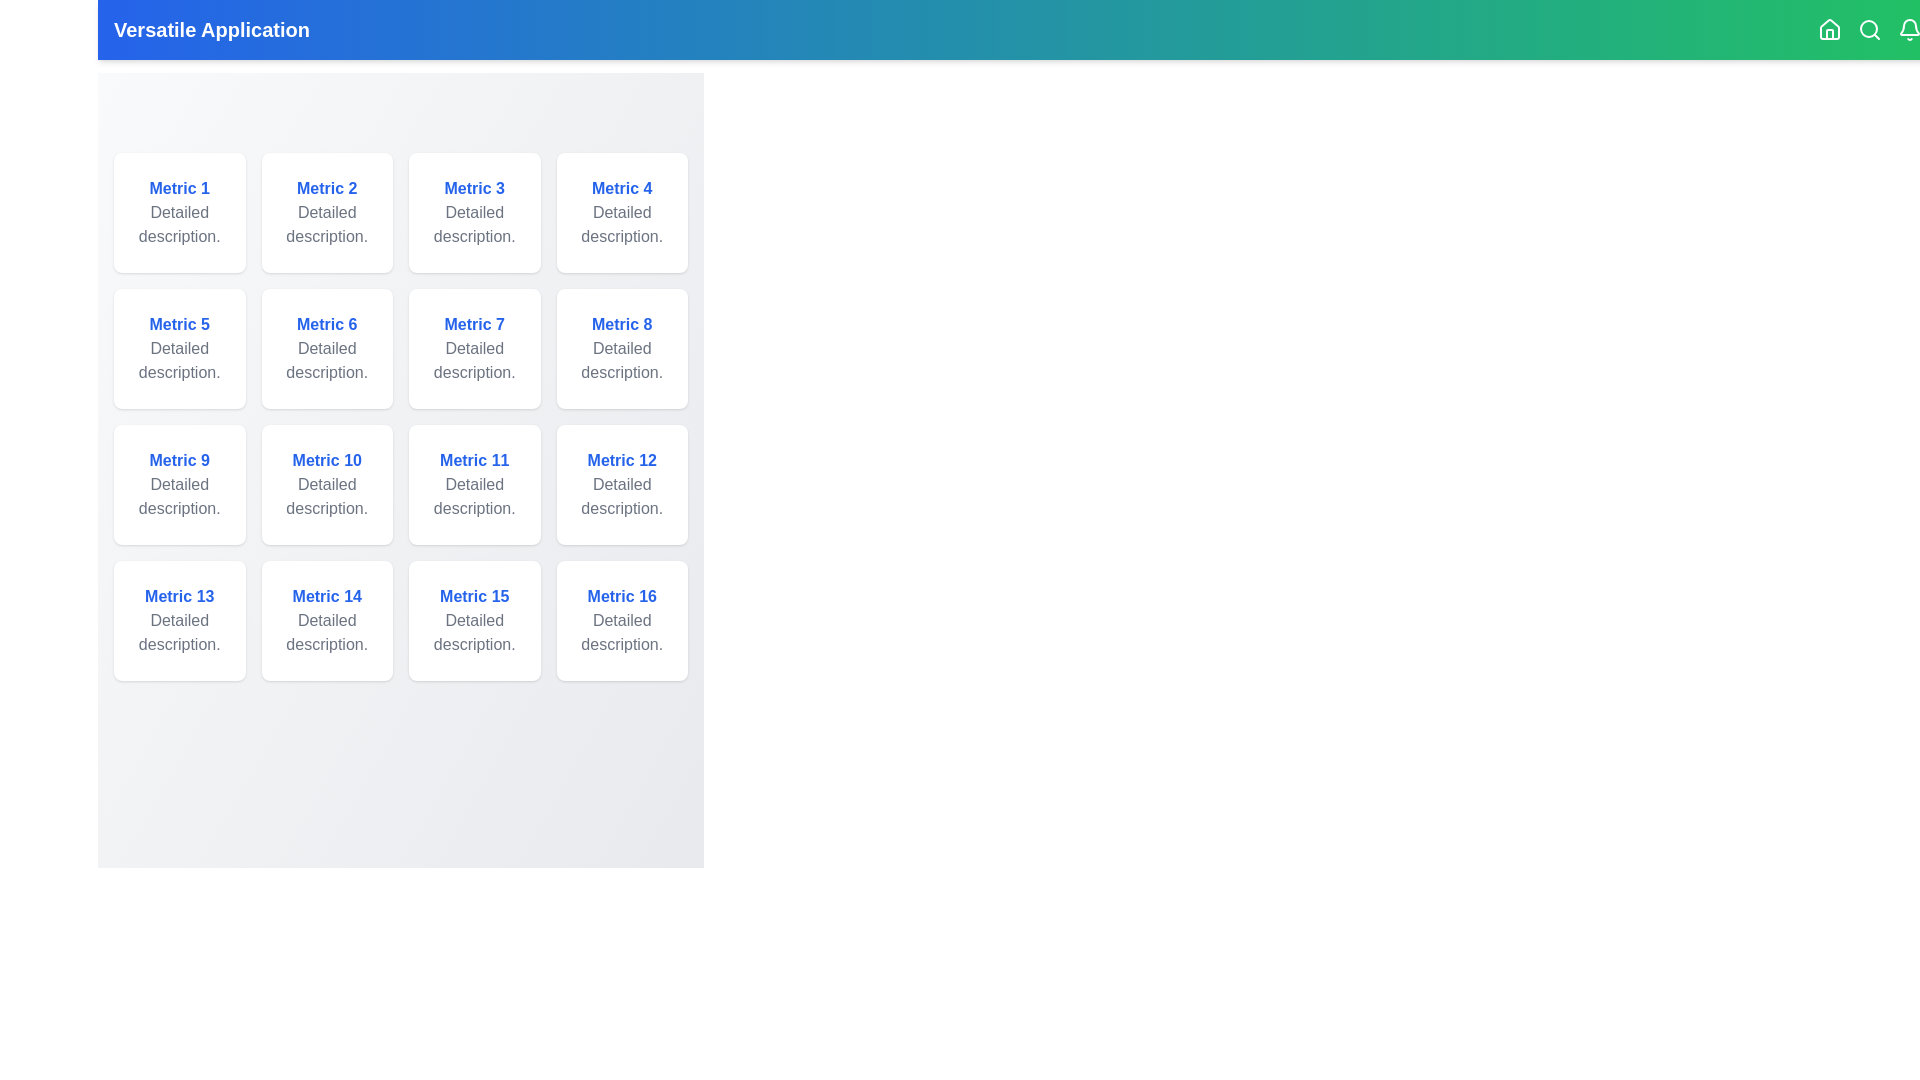  I want to click on the Search icon in the app bar, so click(1869, 30).